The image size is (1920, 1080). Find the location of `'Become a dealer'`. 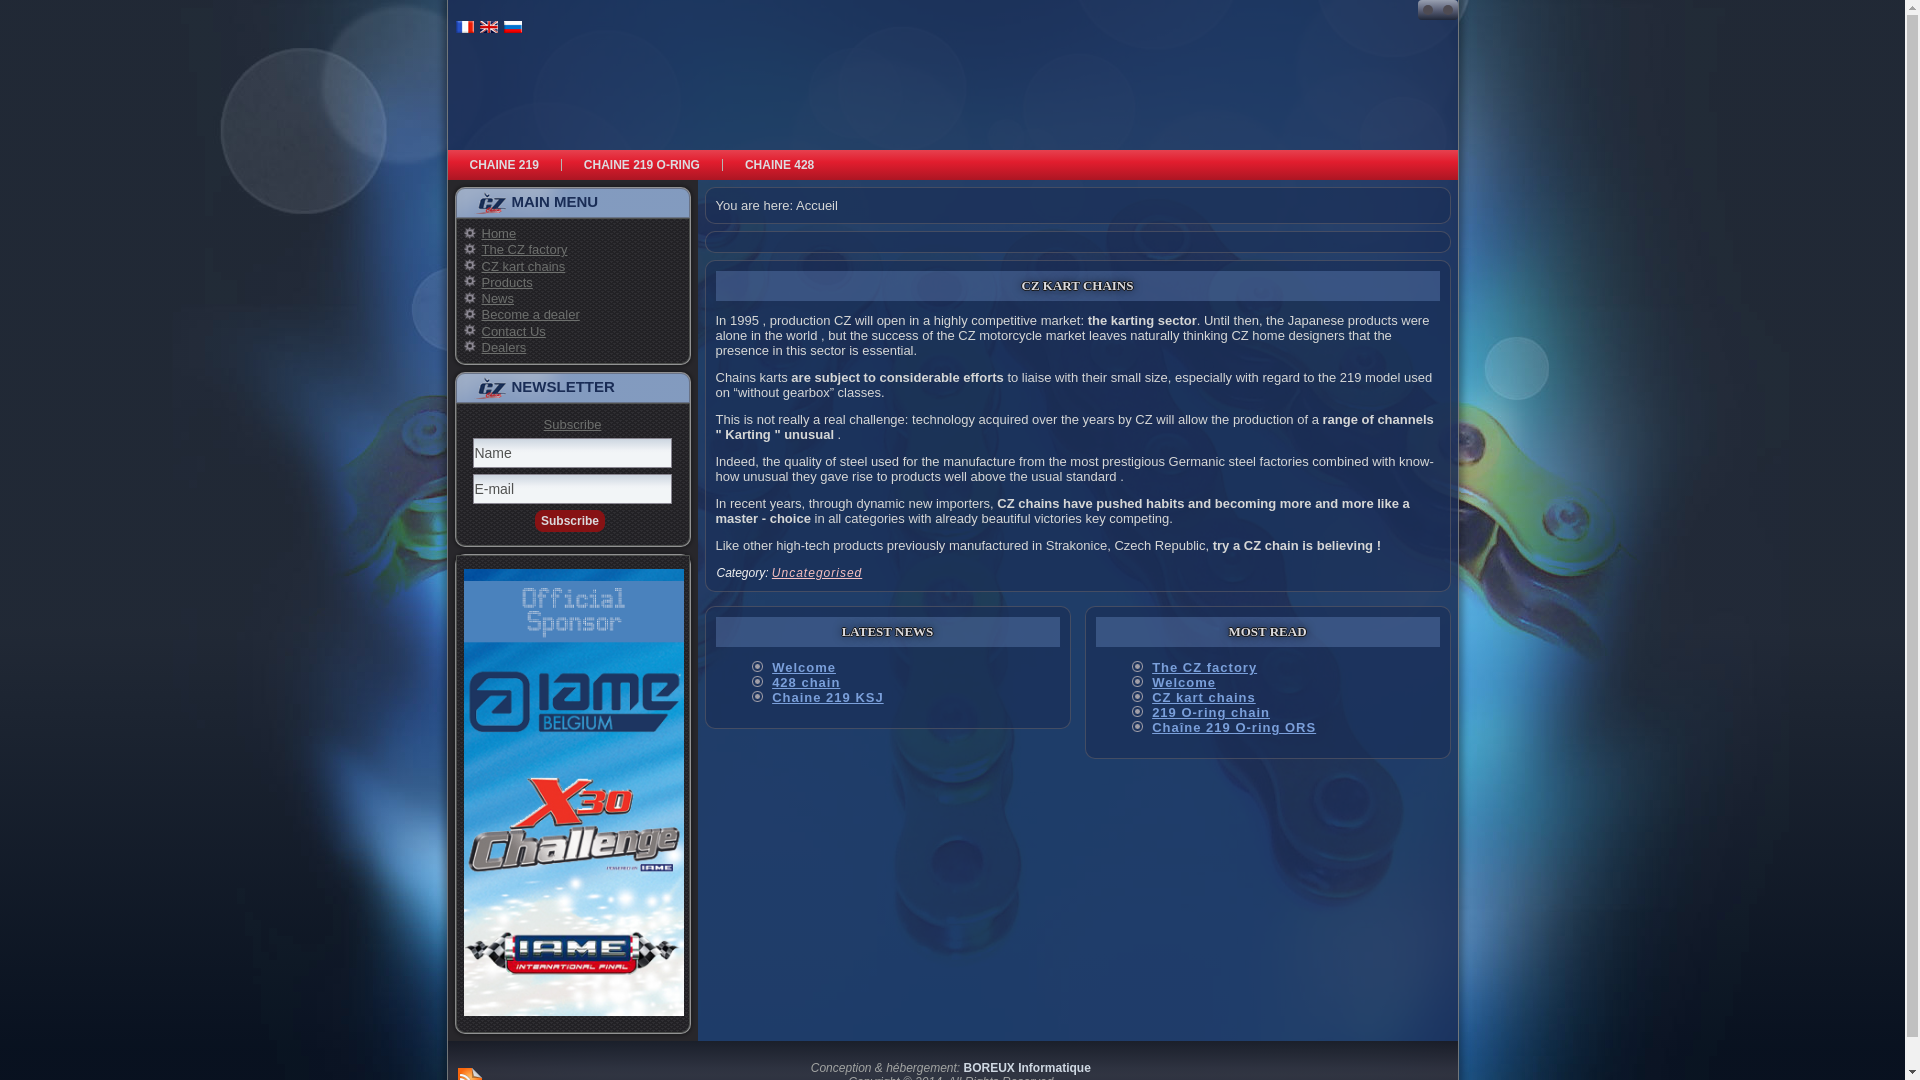

'Become a dealer' is located at coordinates (531, 314).